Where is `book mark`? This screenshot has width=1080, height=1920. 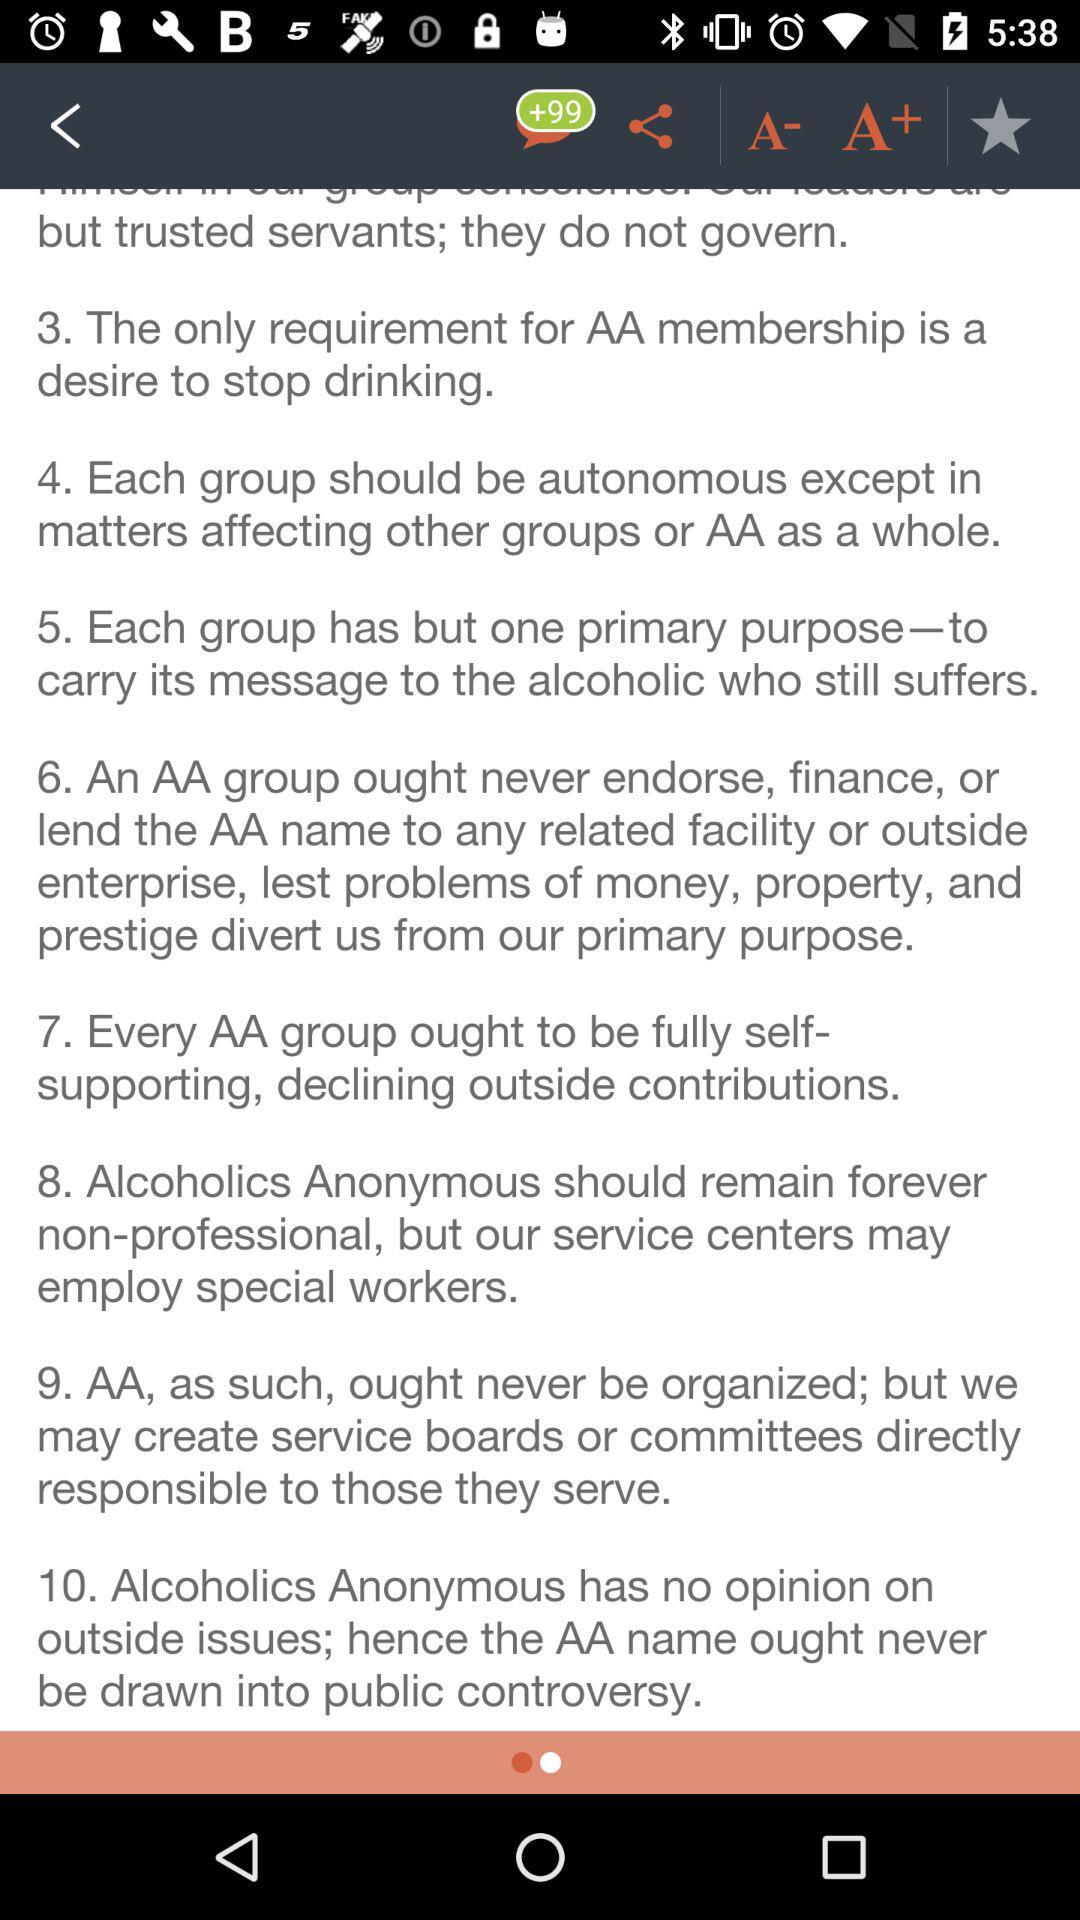 book mark is located at coordinates (1000, 124).